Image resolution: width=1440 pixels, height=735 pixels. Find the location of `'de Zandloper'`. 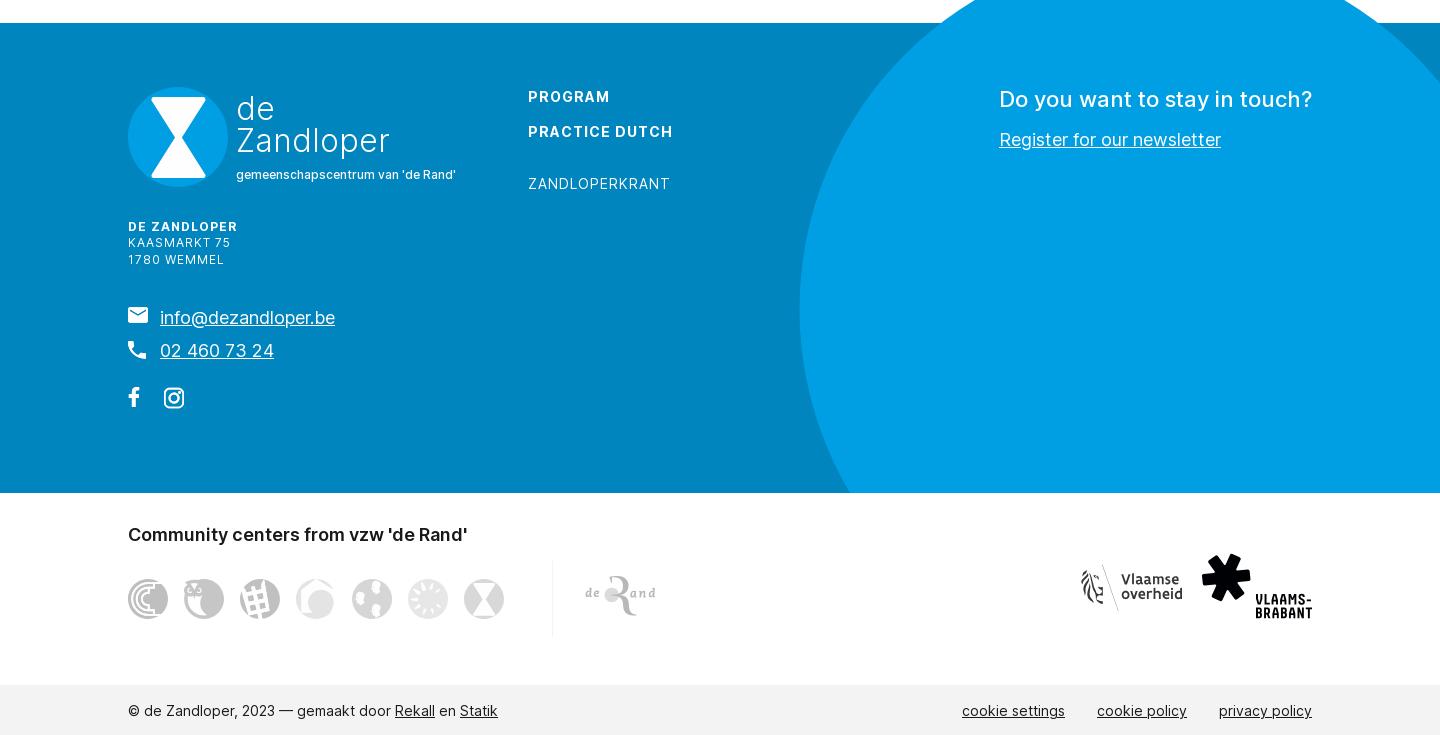

'de Zandloper' is located at coordinates (182, 224).